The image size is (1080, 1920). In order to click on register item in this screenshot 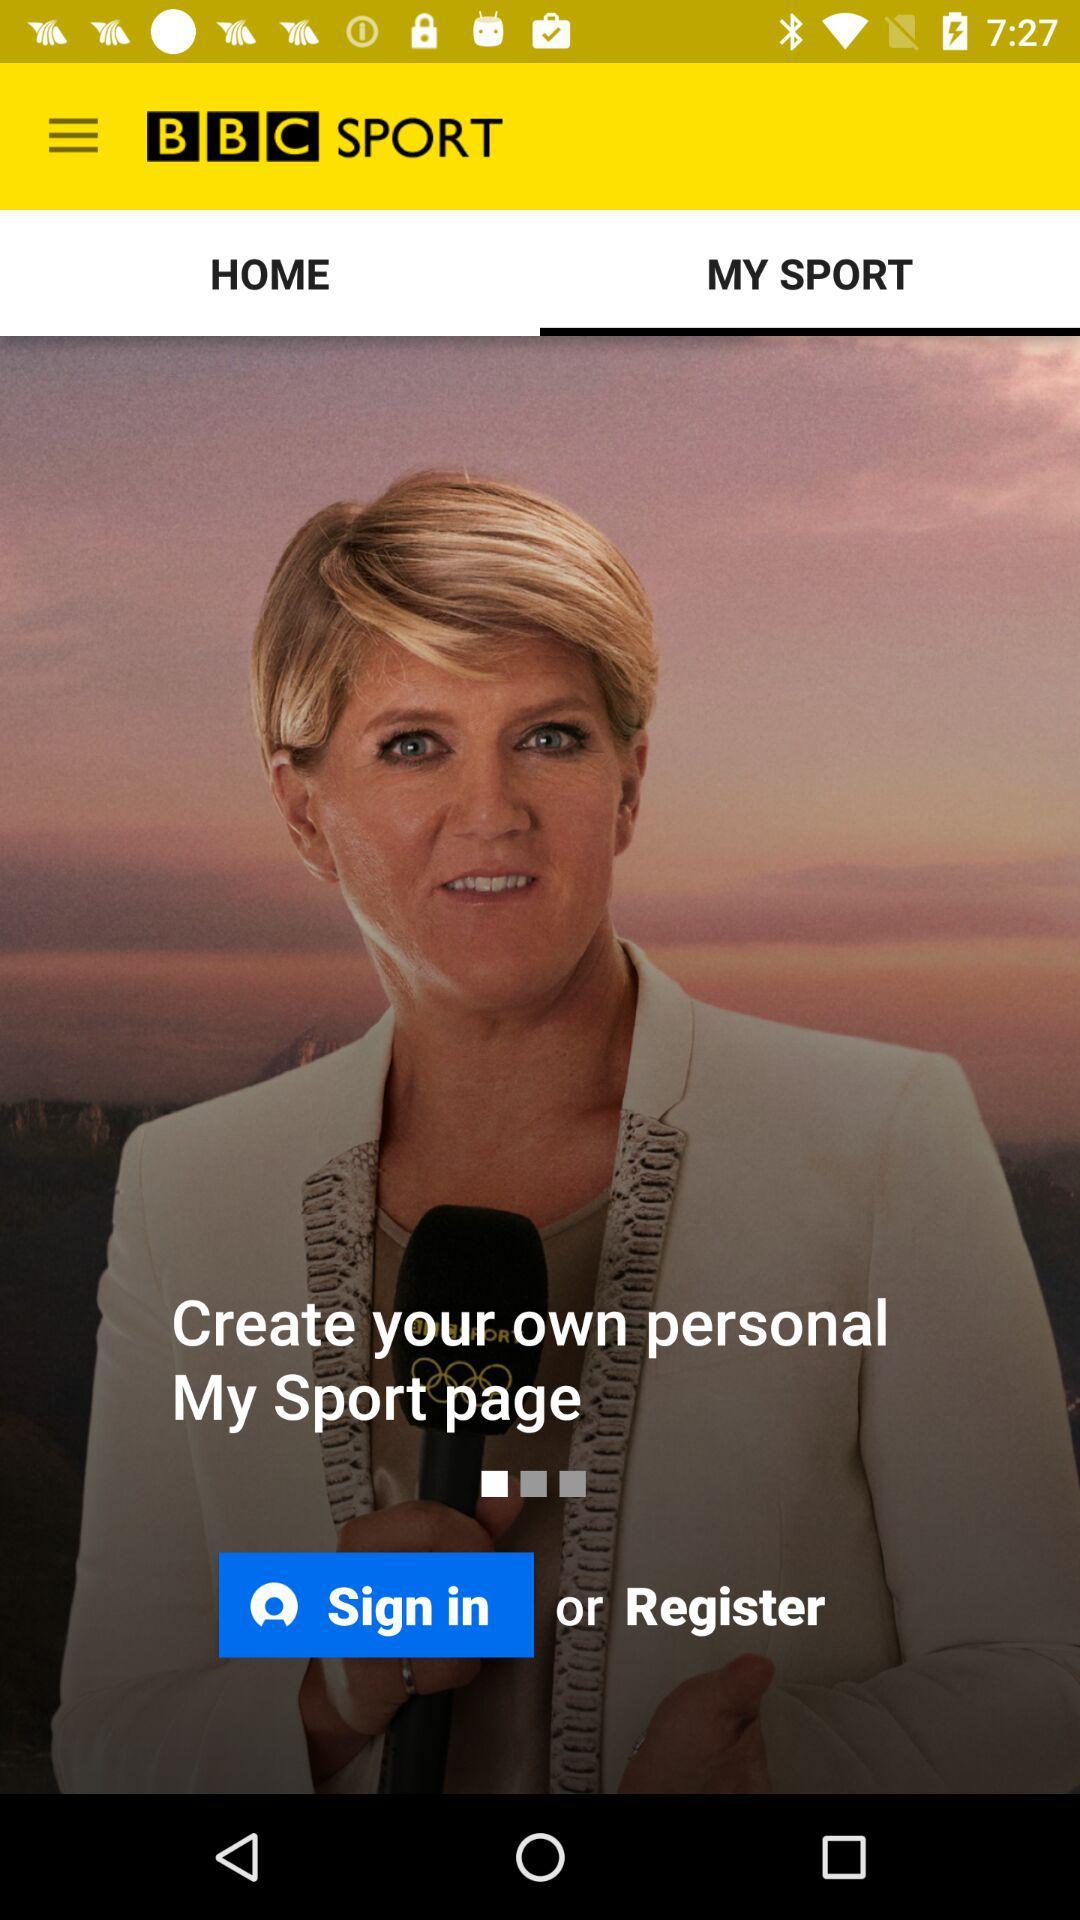, I will do `click(721, 1604)`.